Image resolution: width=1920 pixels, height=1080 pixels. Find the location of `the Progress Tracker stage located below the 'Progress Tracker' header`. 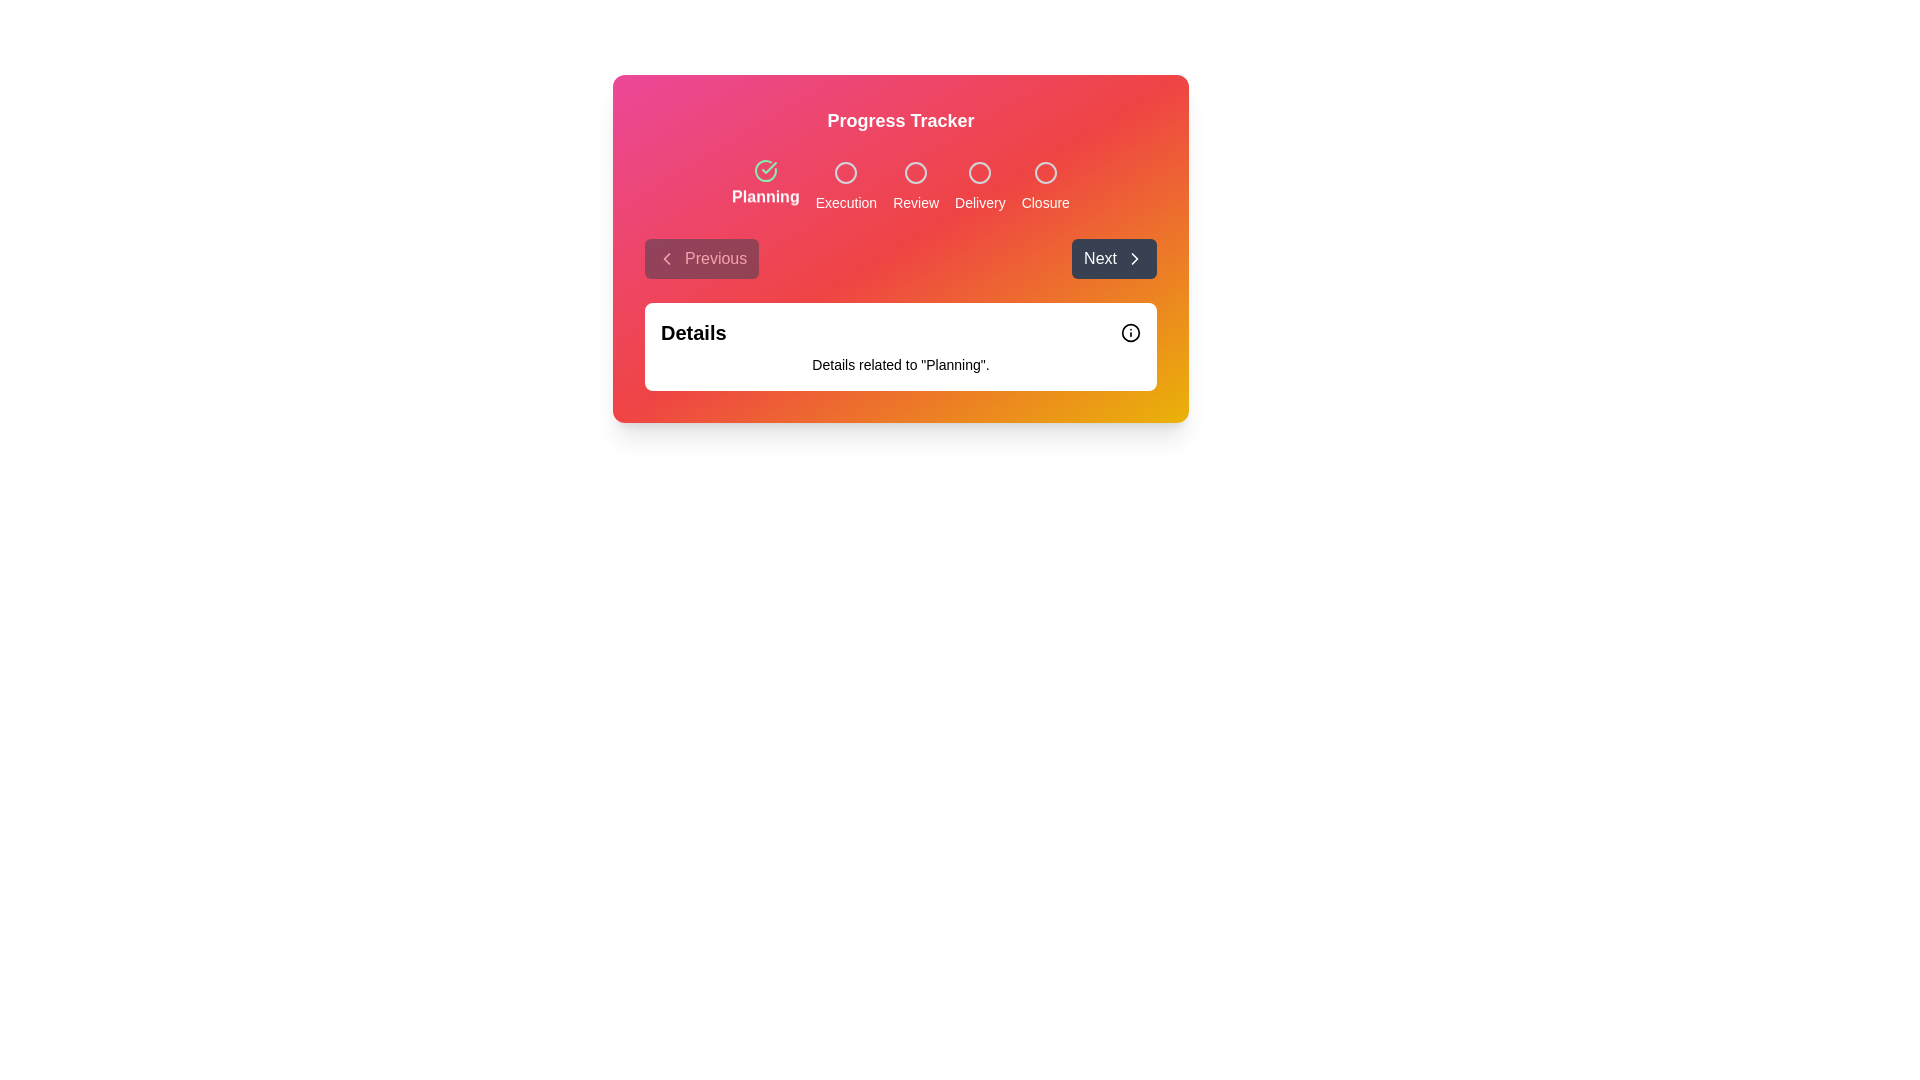

the Progress Tracker stage located below the 'Progress Tracker' header is located at coordinates (900, 186).